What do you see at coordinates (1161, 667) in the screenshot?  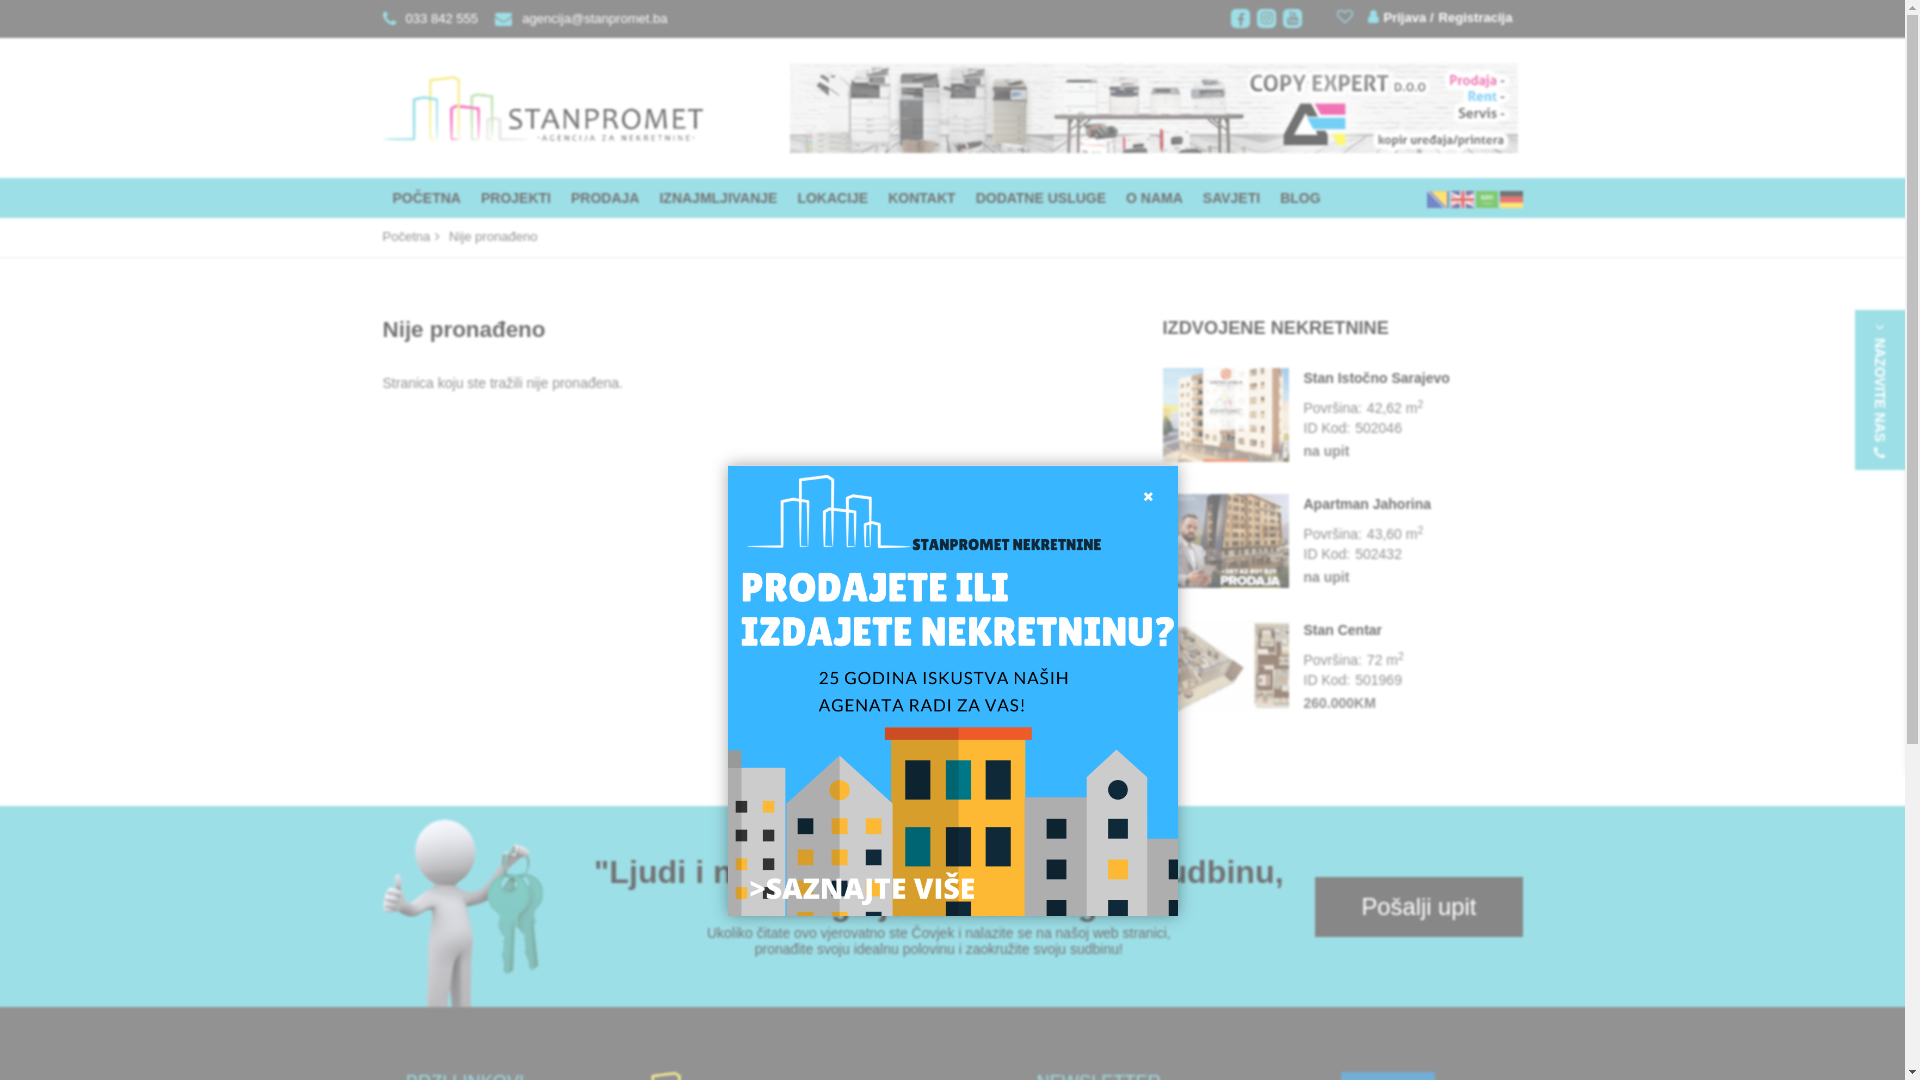 I see `'Stan Centar'` at bounding box center [1161, 667].